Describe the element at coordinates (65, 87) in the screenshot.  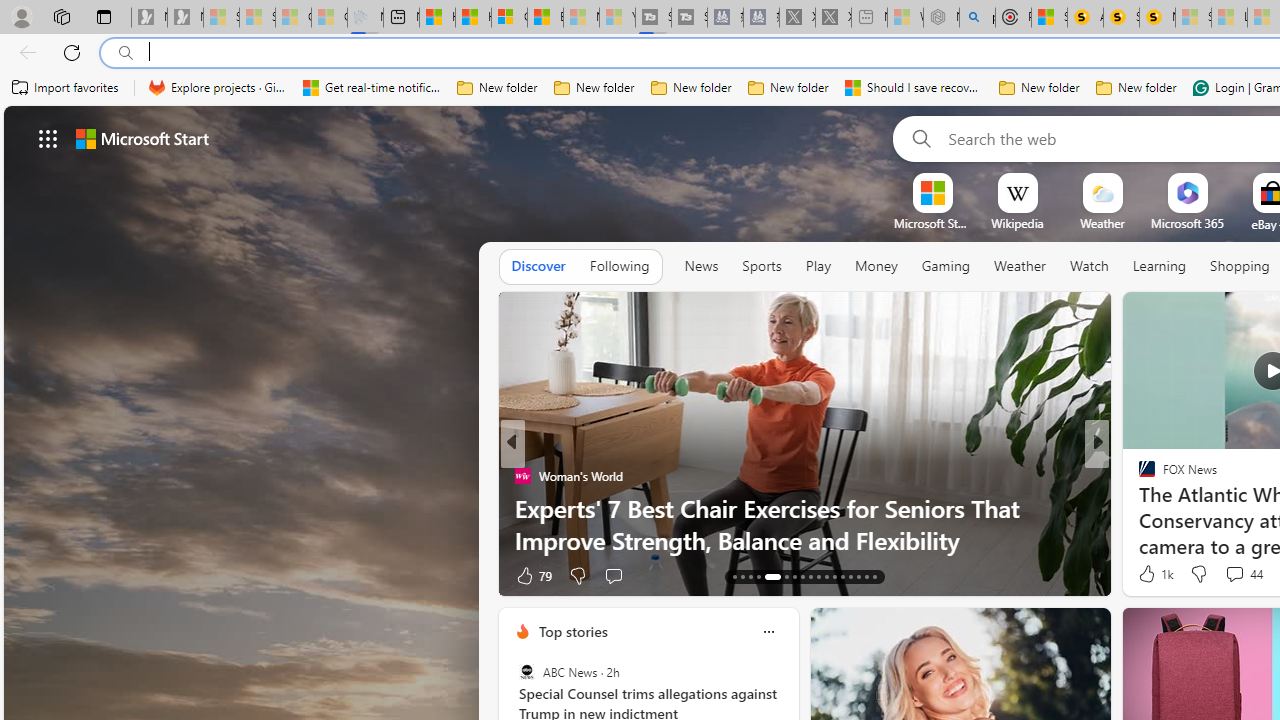
I see `'Import favorites'` at that location.